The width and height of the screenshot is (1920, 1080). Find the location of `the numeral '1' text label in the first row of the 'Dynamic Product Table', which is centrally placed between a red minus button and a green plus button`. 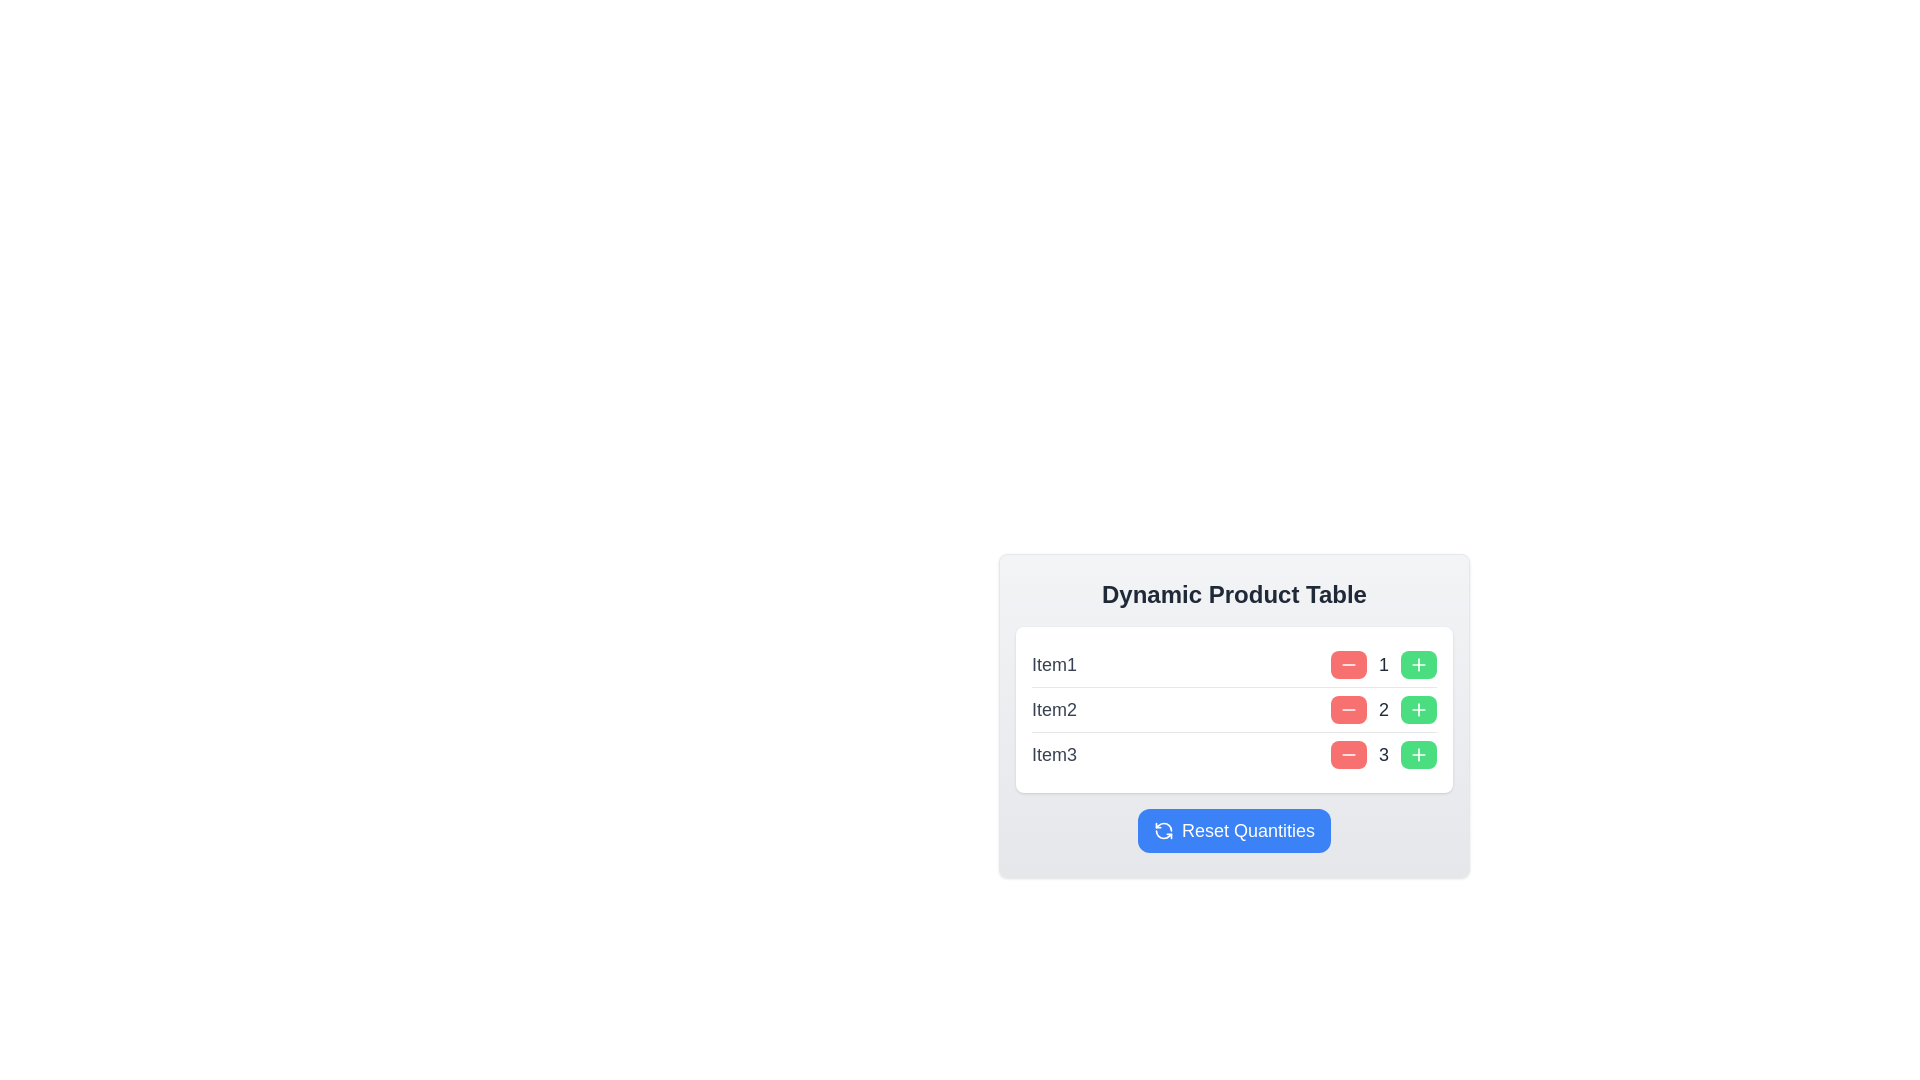

the numeral '1' text label in the first row of the 'Dynamic Product Table', which is centrally placed between a red minus button and a green plus button is located at coordinates (1382, 664).